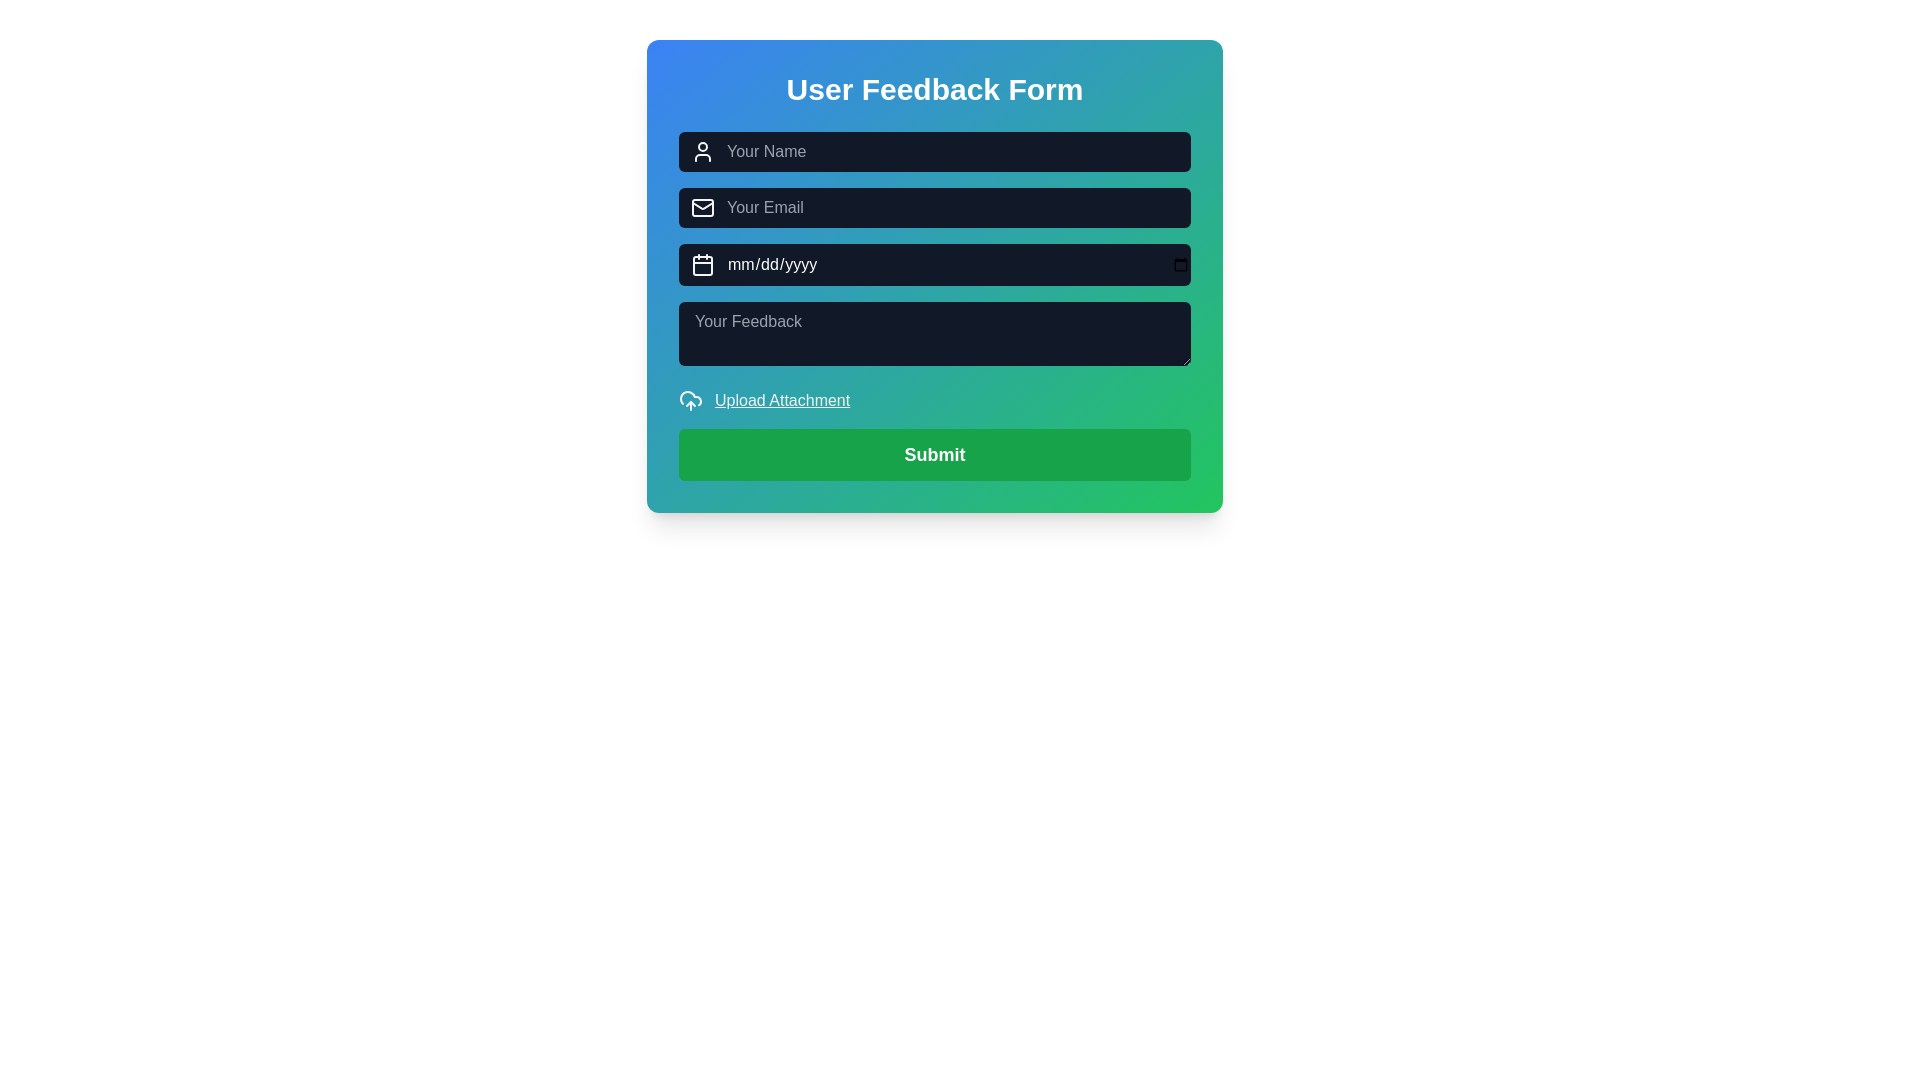 The image size is (1920, 1080). Describe the element at coordinates (702, 150) in the screenshot. I see `the Decorative icon (SVG) located to the left inside the 'Your Name' input field, which is a minimalistic white user icon on a dark background` at that location.